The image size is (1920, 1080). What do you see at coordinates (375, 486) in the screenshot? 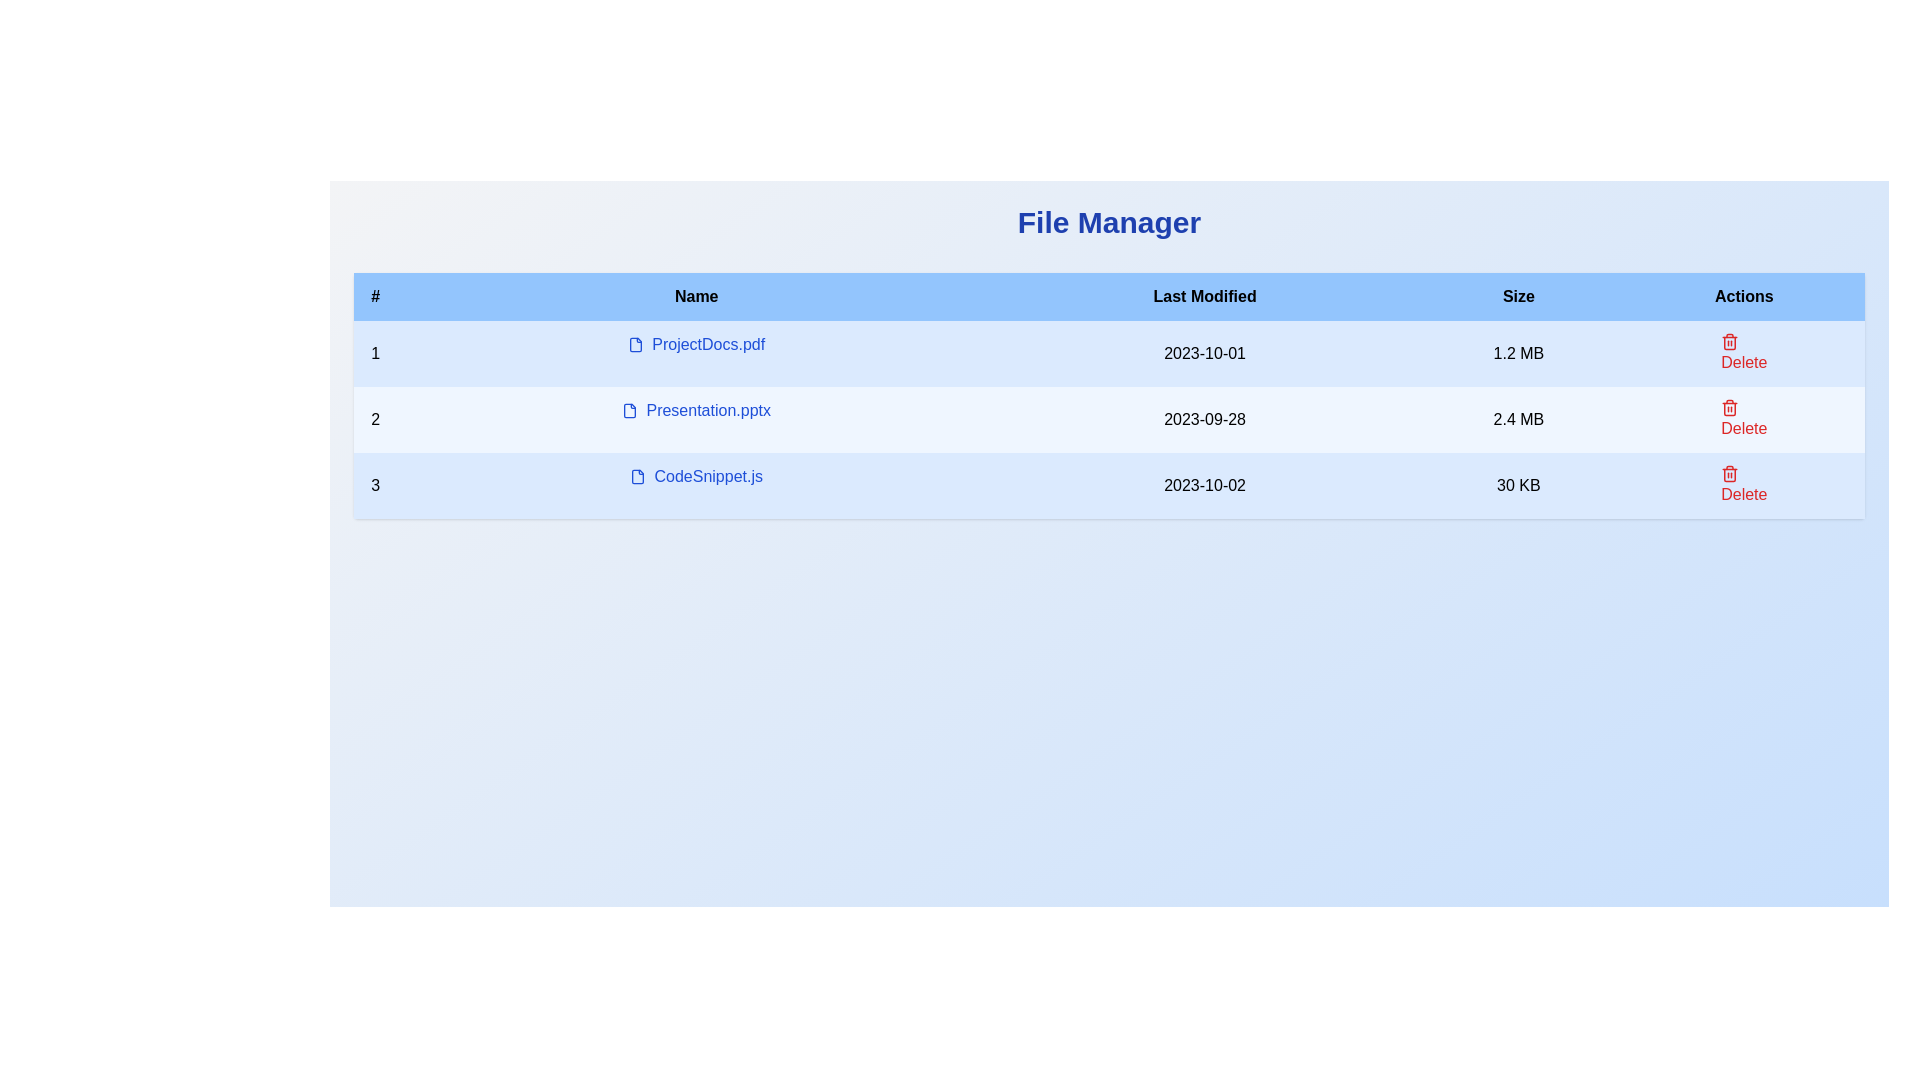
I see `numeral '3' displayed in the static text label, which is the leftmost cell in the third row of a table layout, representing an index in a file information table` at bounding box center [375, 486].